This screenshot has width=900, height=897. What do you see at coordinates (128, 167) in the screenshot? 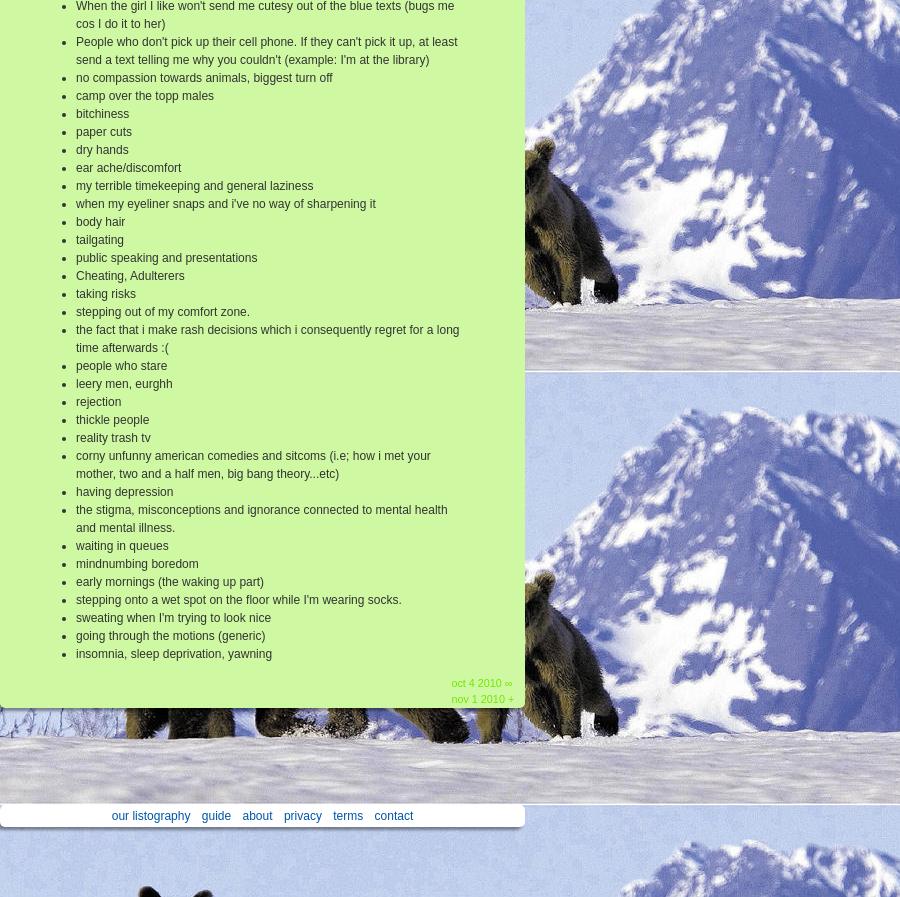
I see `'ear ache/discomfort'` at bounding box center [128, 167].